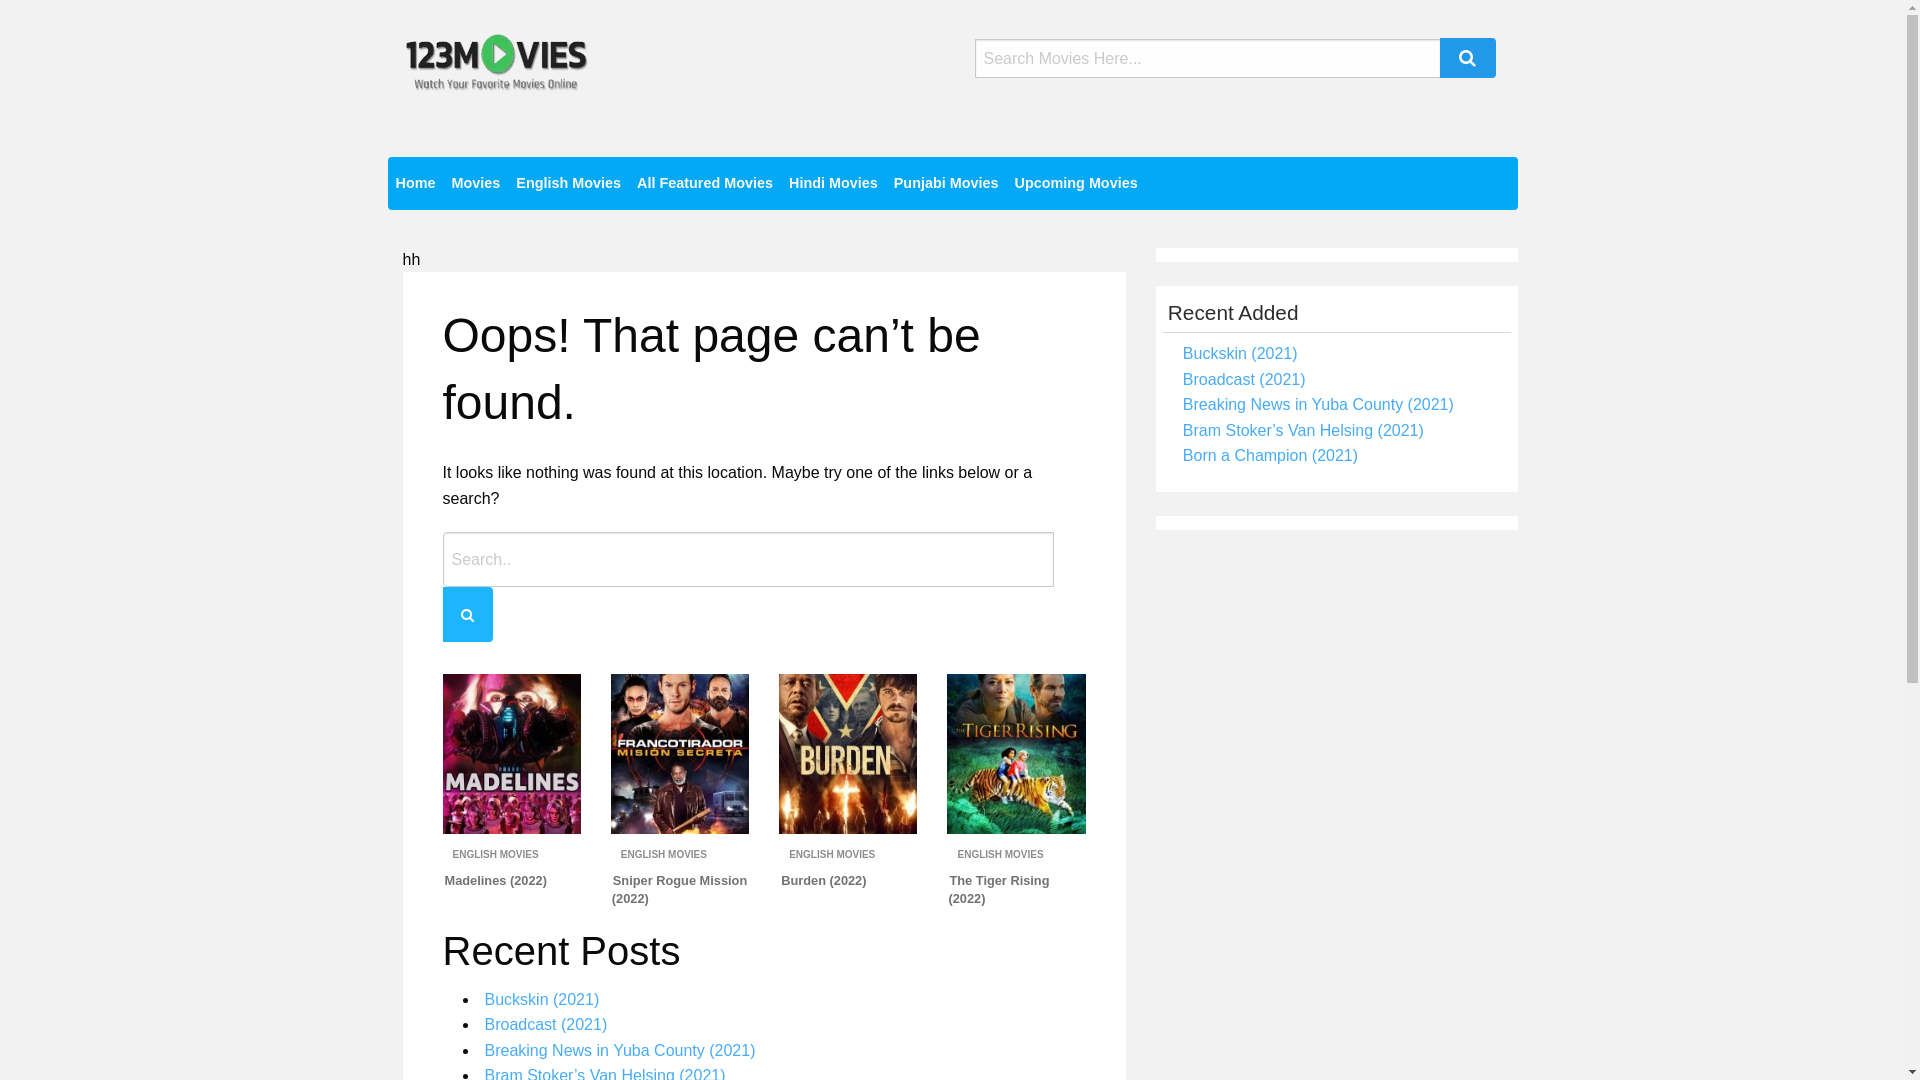 Image resolution: width=1920 pixels, height=1080 pixels. Describe the element at coordinates (443, 879) in the screenshot. I see `'Madelines (2022)'` at that location.